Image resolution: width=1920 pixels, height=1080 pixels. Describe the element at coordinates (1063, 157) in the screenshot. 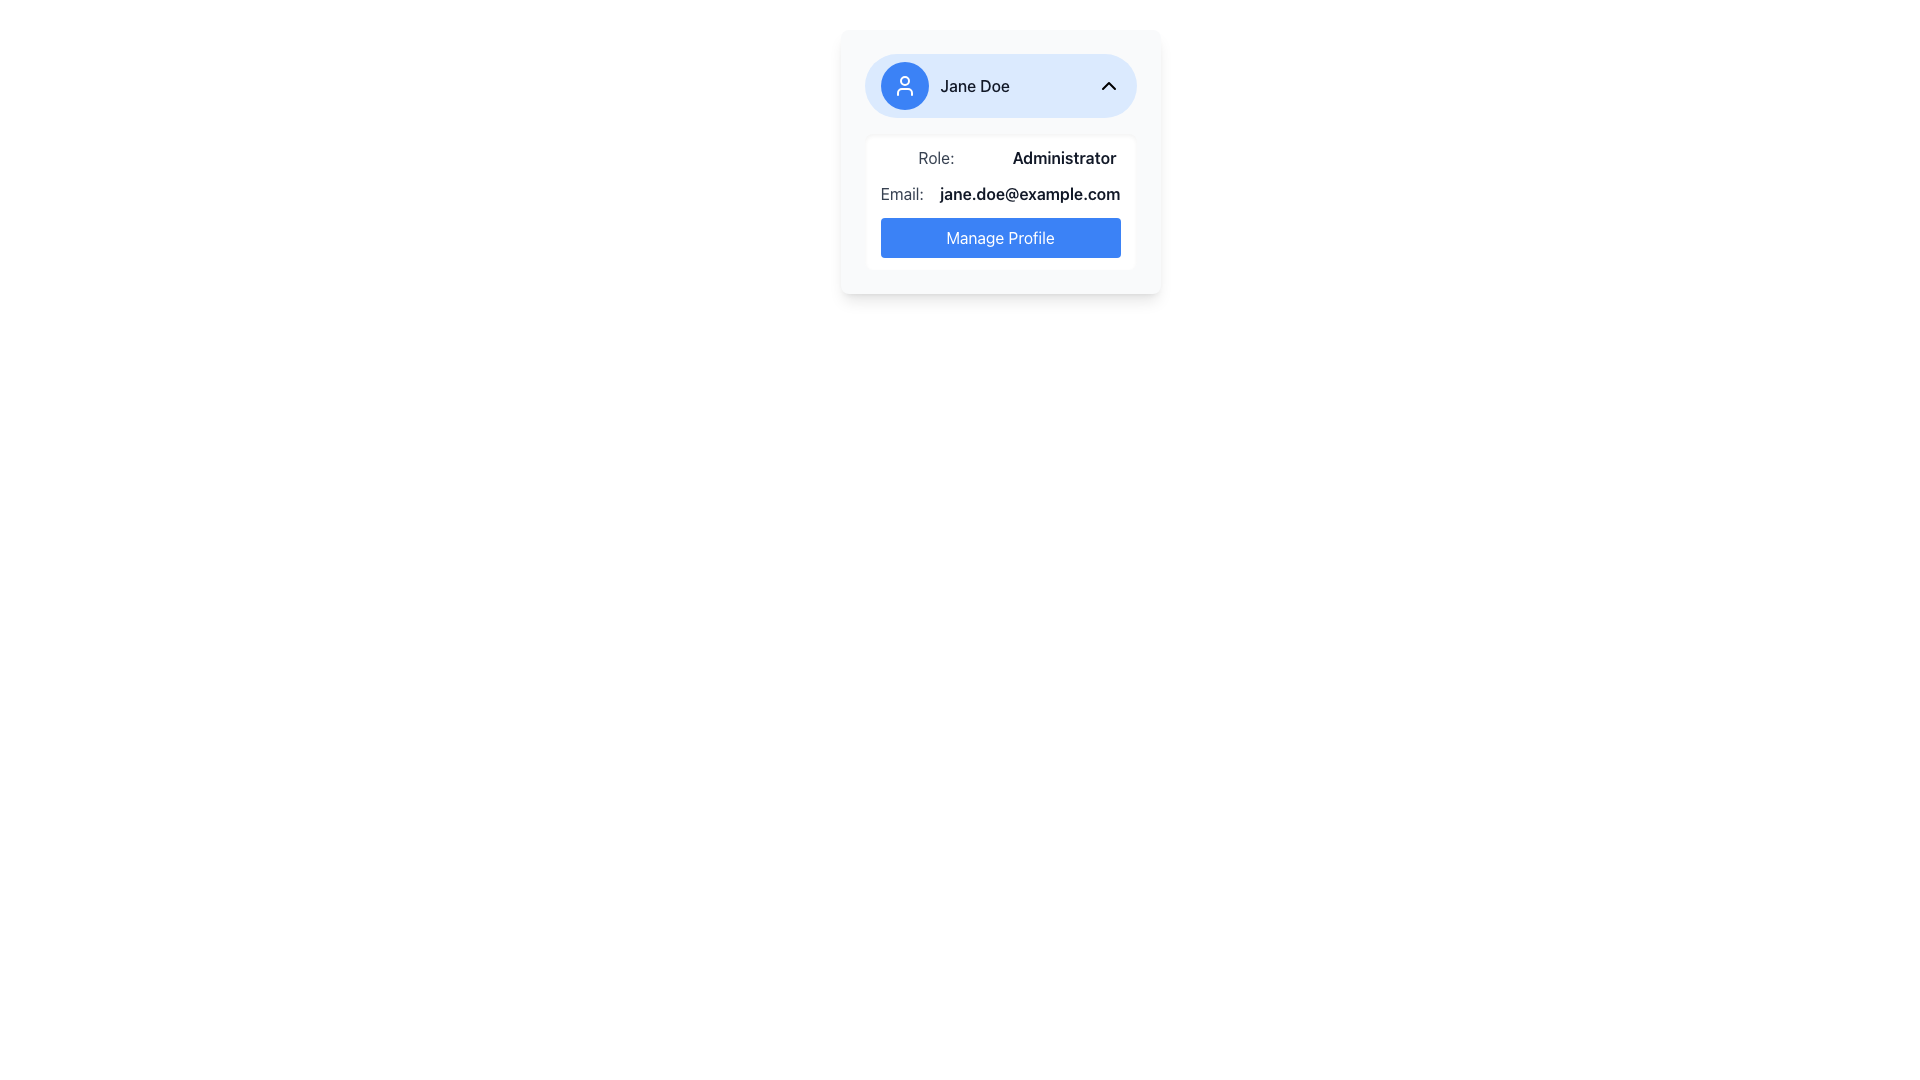

I see `text of the 'Administrator' label, which is styled in bold dark gray and positioned after 'Role:' in the profile section of the user profile card` at that location.